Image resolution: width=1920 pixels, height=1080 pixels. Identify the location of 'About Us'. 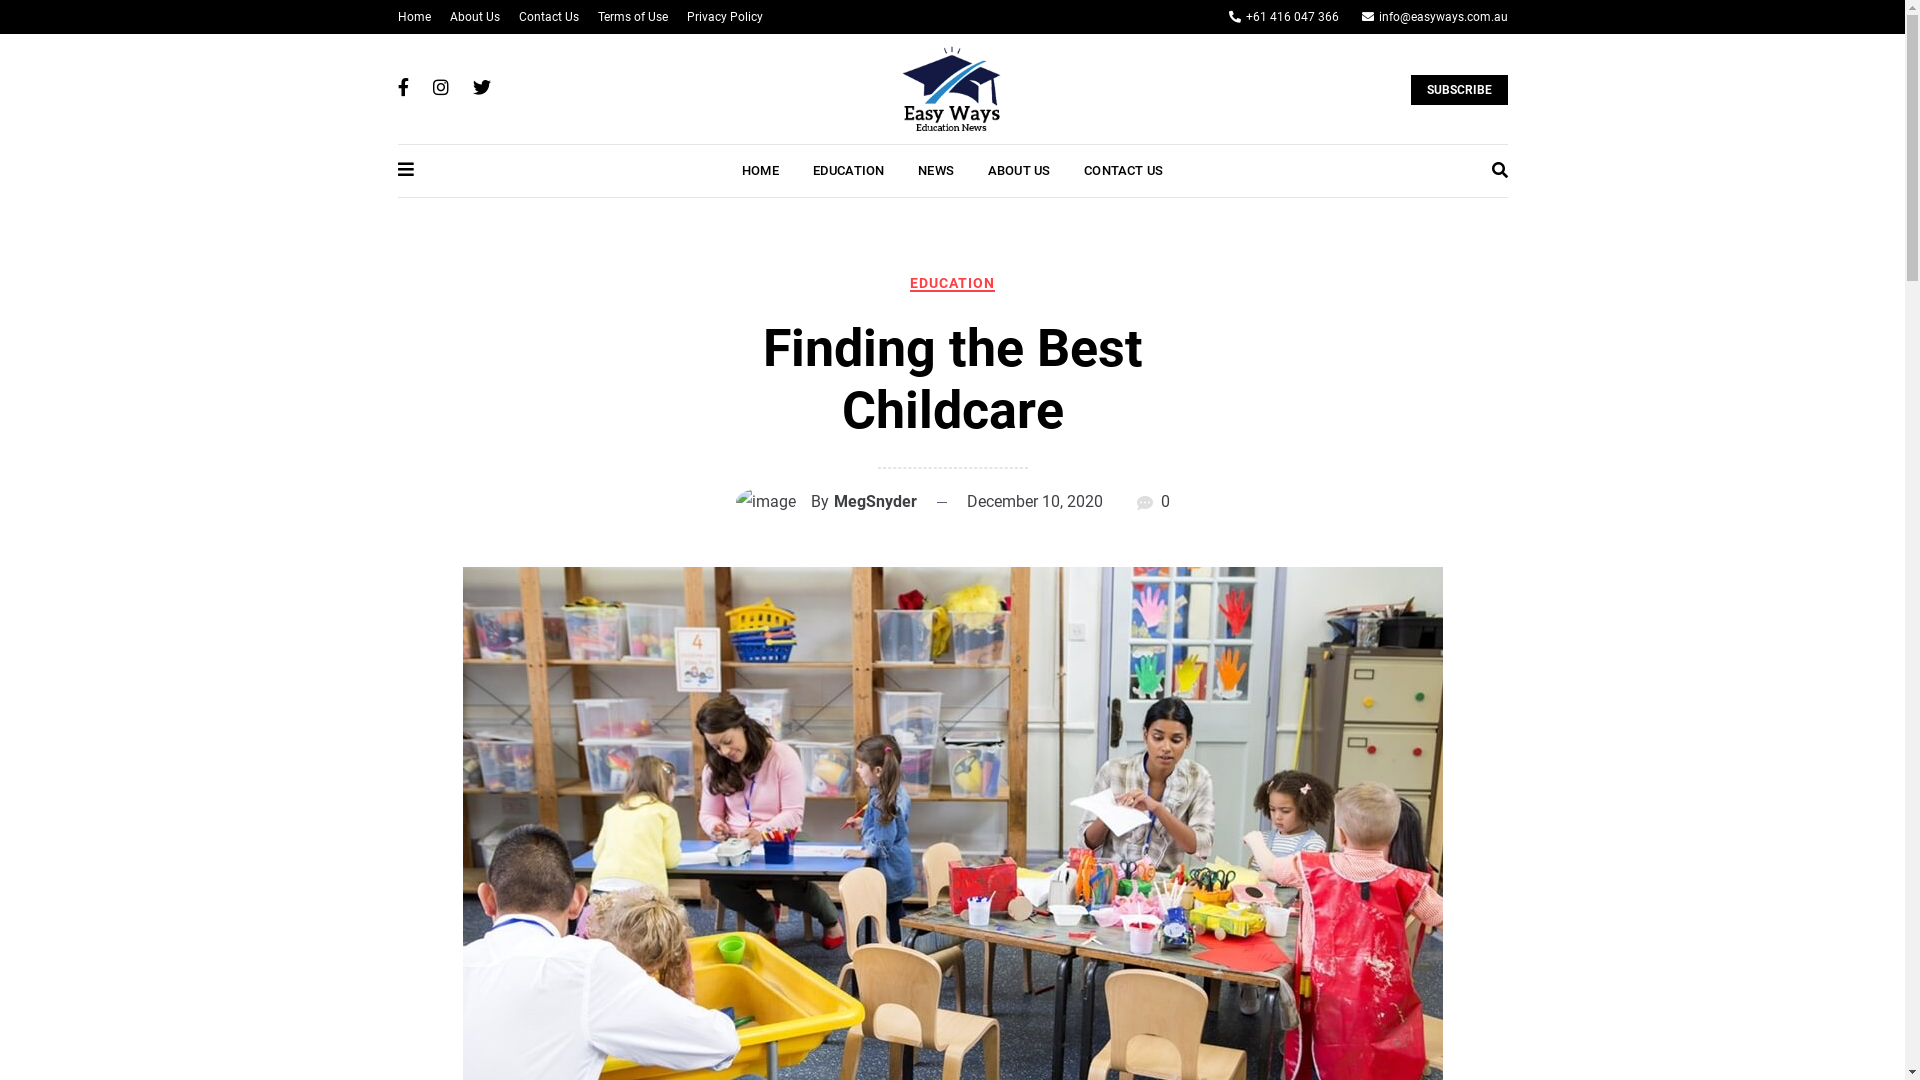
(474, 16).